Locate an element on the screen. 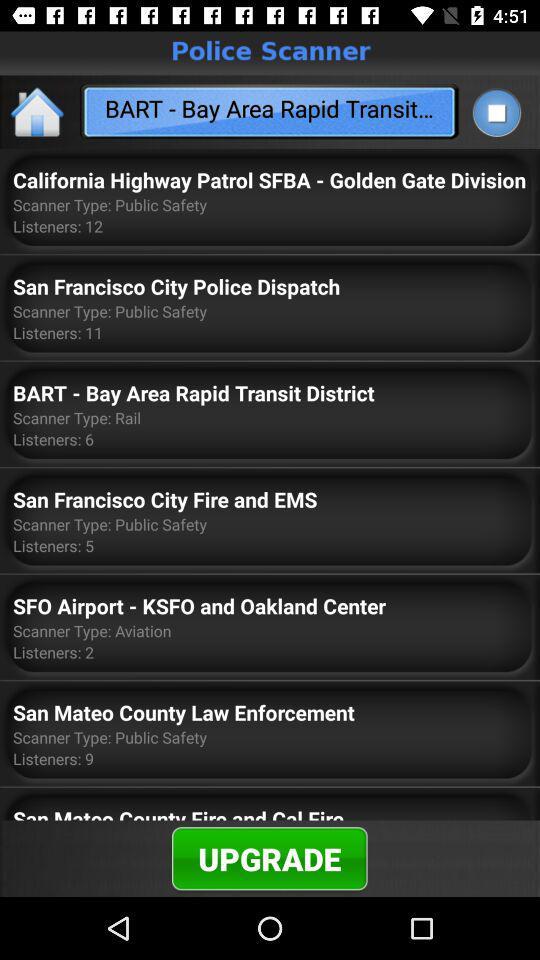 Image resolution: width=540 pixels, height=960 pixels. the item below listeners: 5 item is located at coordinates (199, 604).